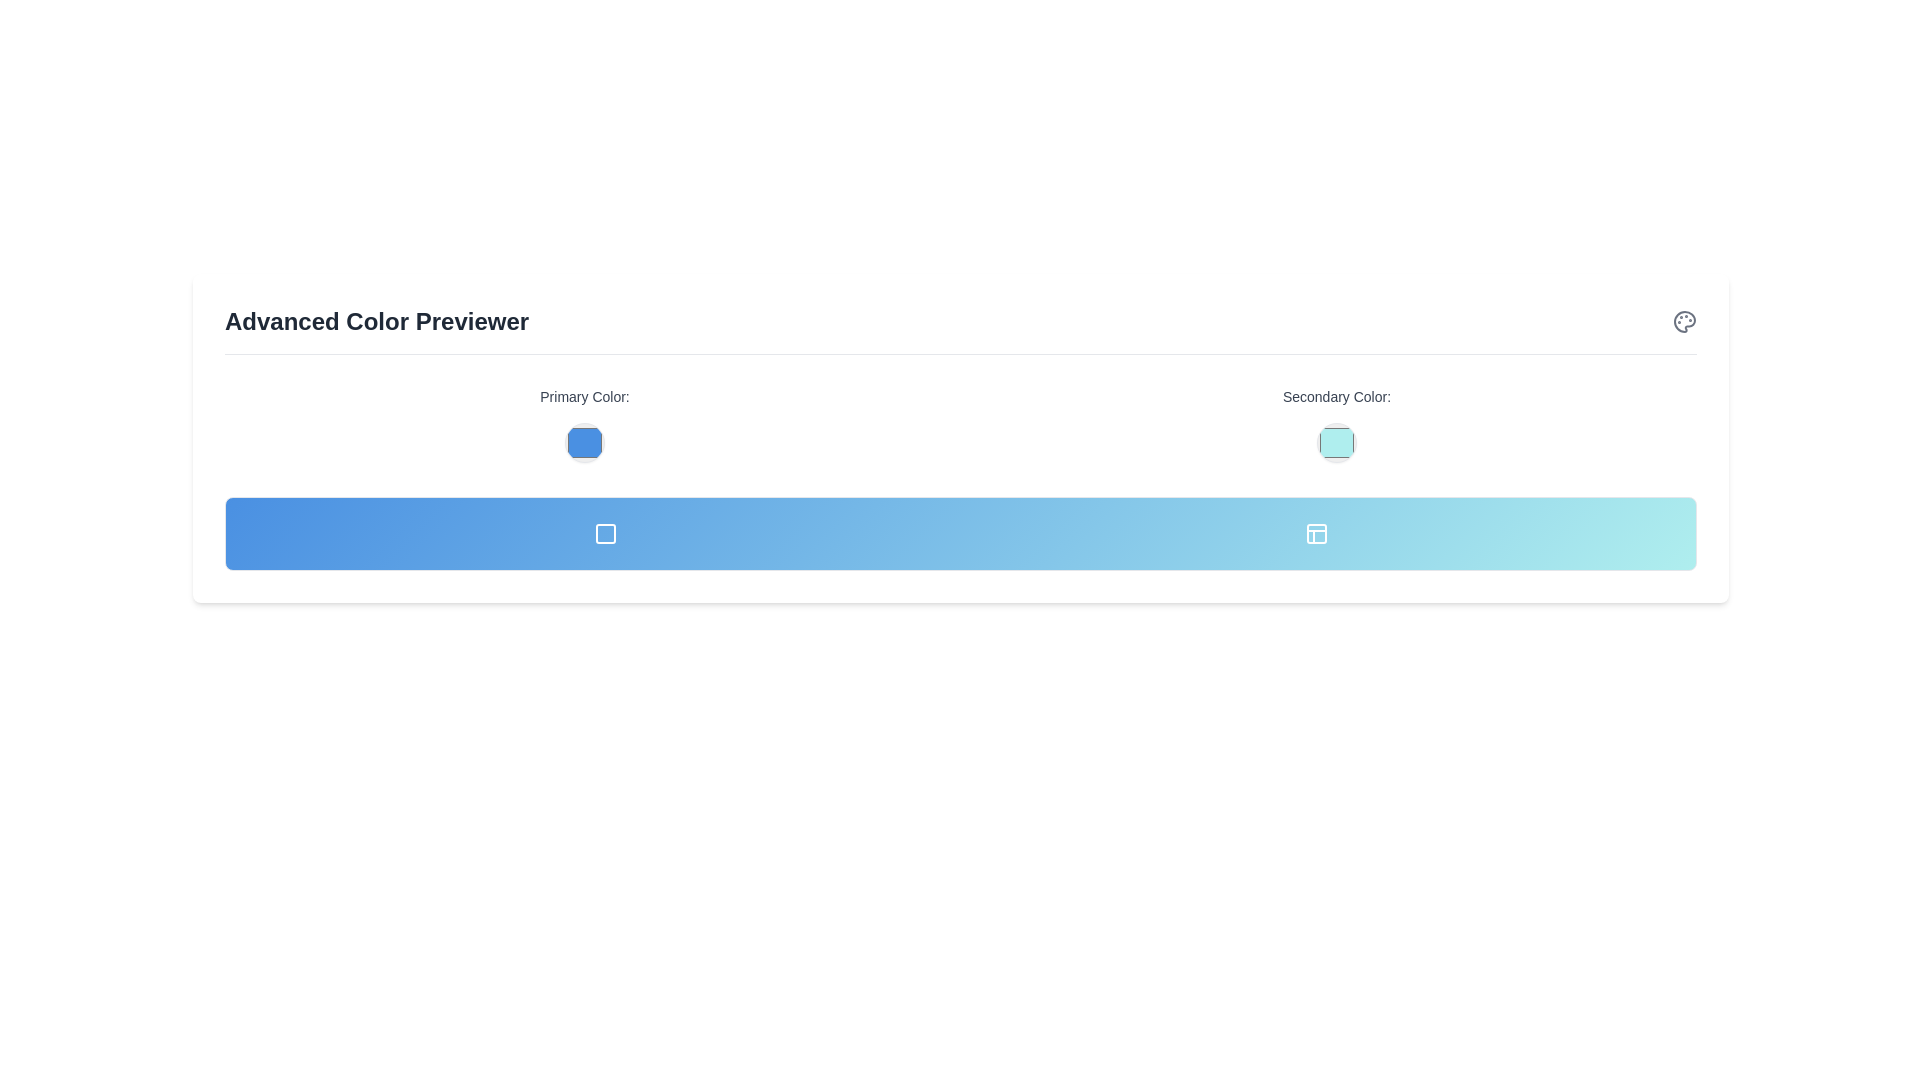 The image size is (1920, 1080). What do you see at coordinates (584, 424) in the screenshot?
I see `the circular color well with a blue fill (#4a90e2) located in the 'Primary Color' section` at bounding box center [584, 424].